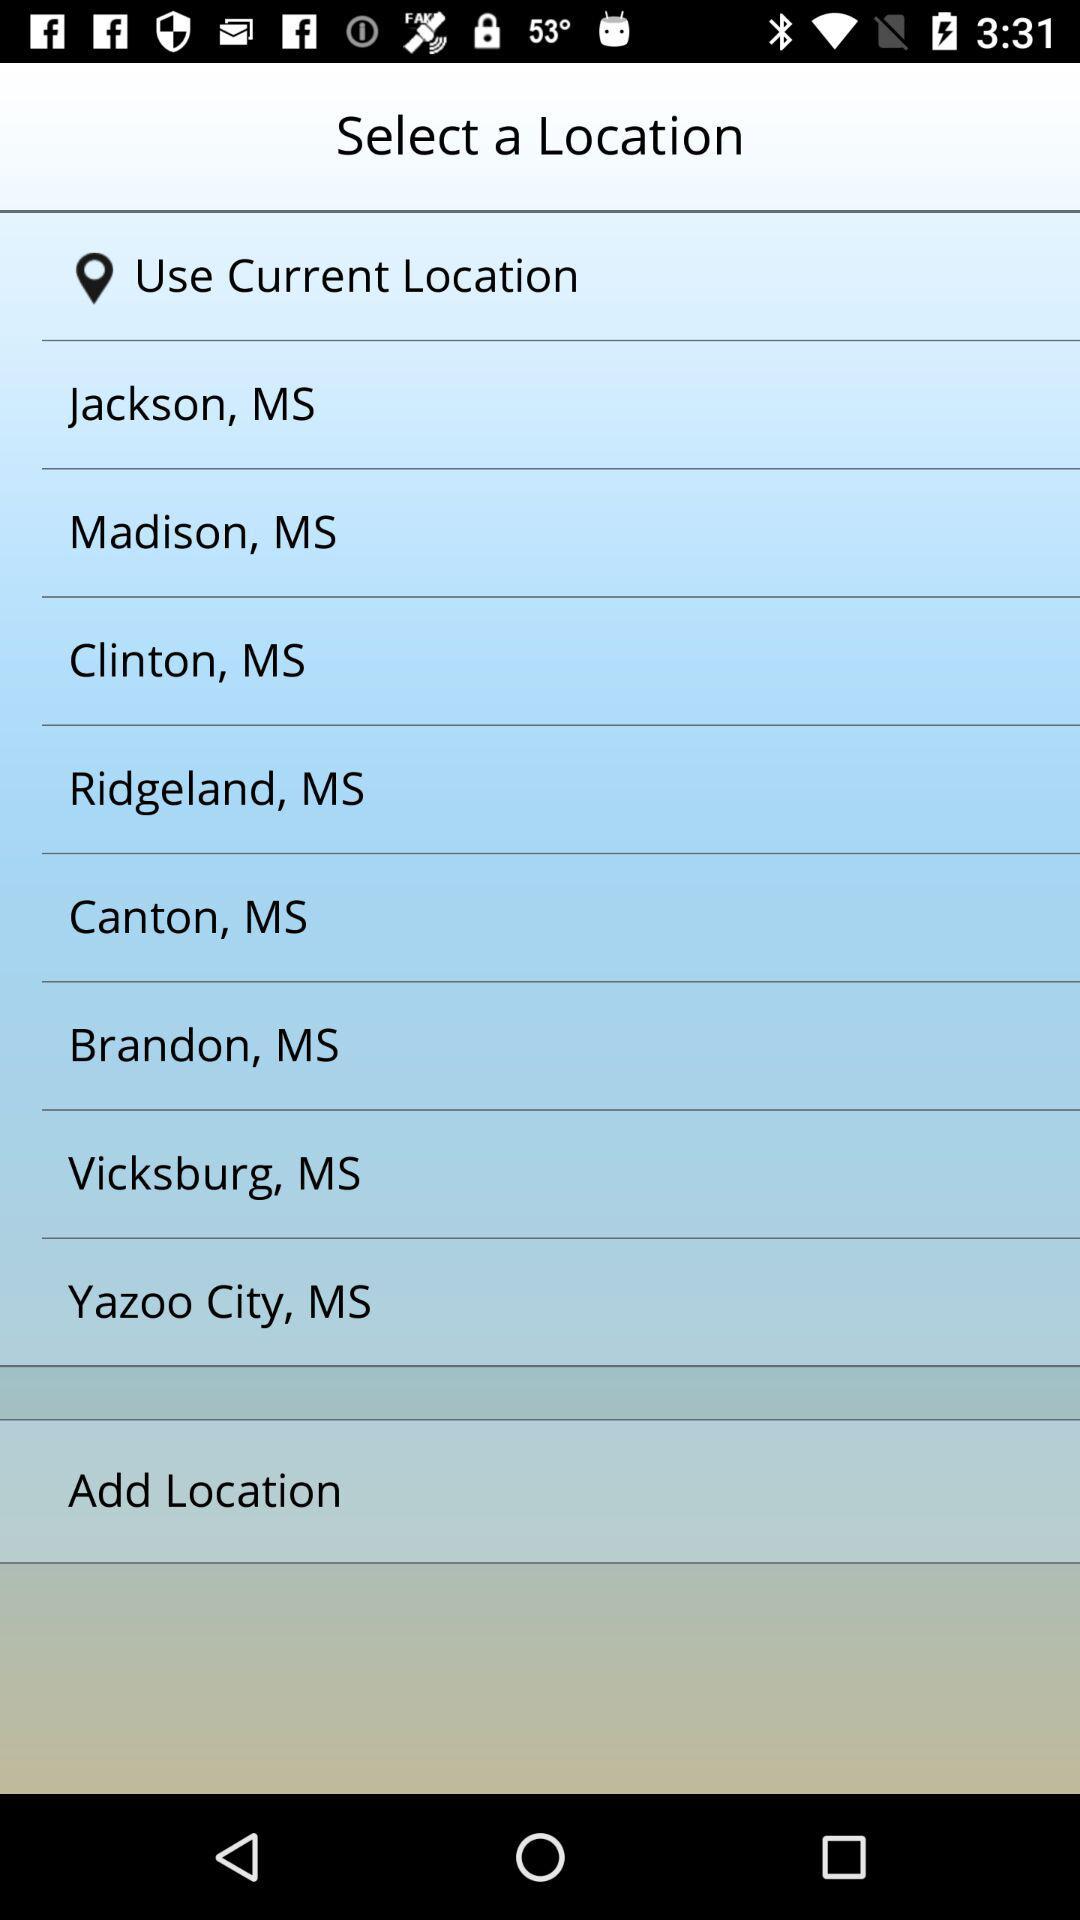  Describe the element at coordinates (514, 661) in the screenshot. I see `clinton ms` at that location.